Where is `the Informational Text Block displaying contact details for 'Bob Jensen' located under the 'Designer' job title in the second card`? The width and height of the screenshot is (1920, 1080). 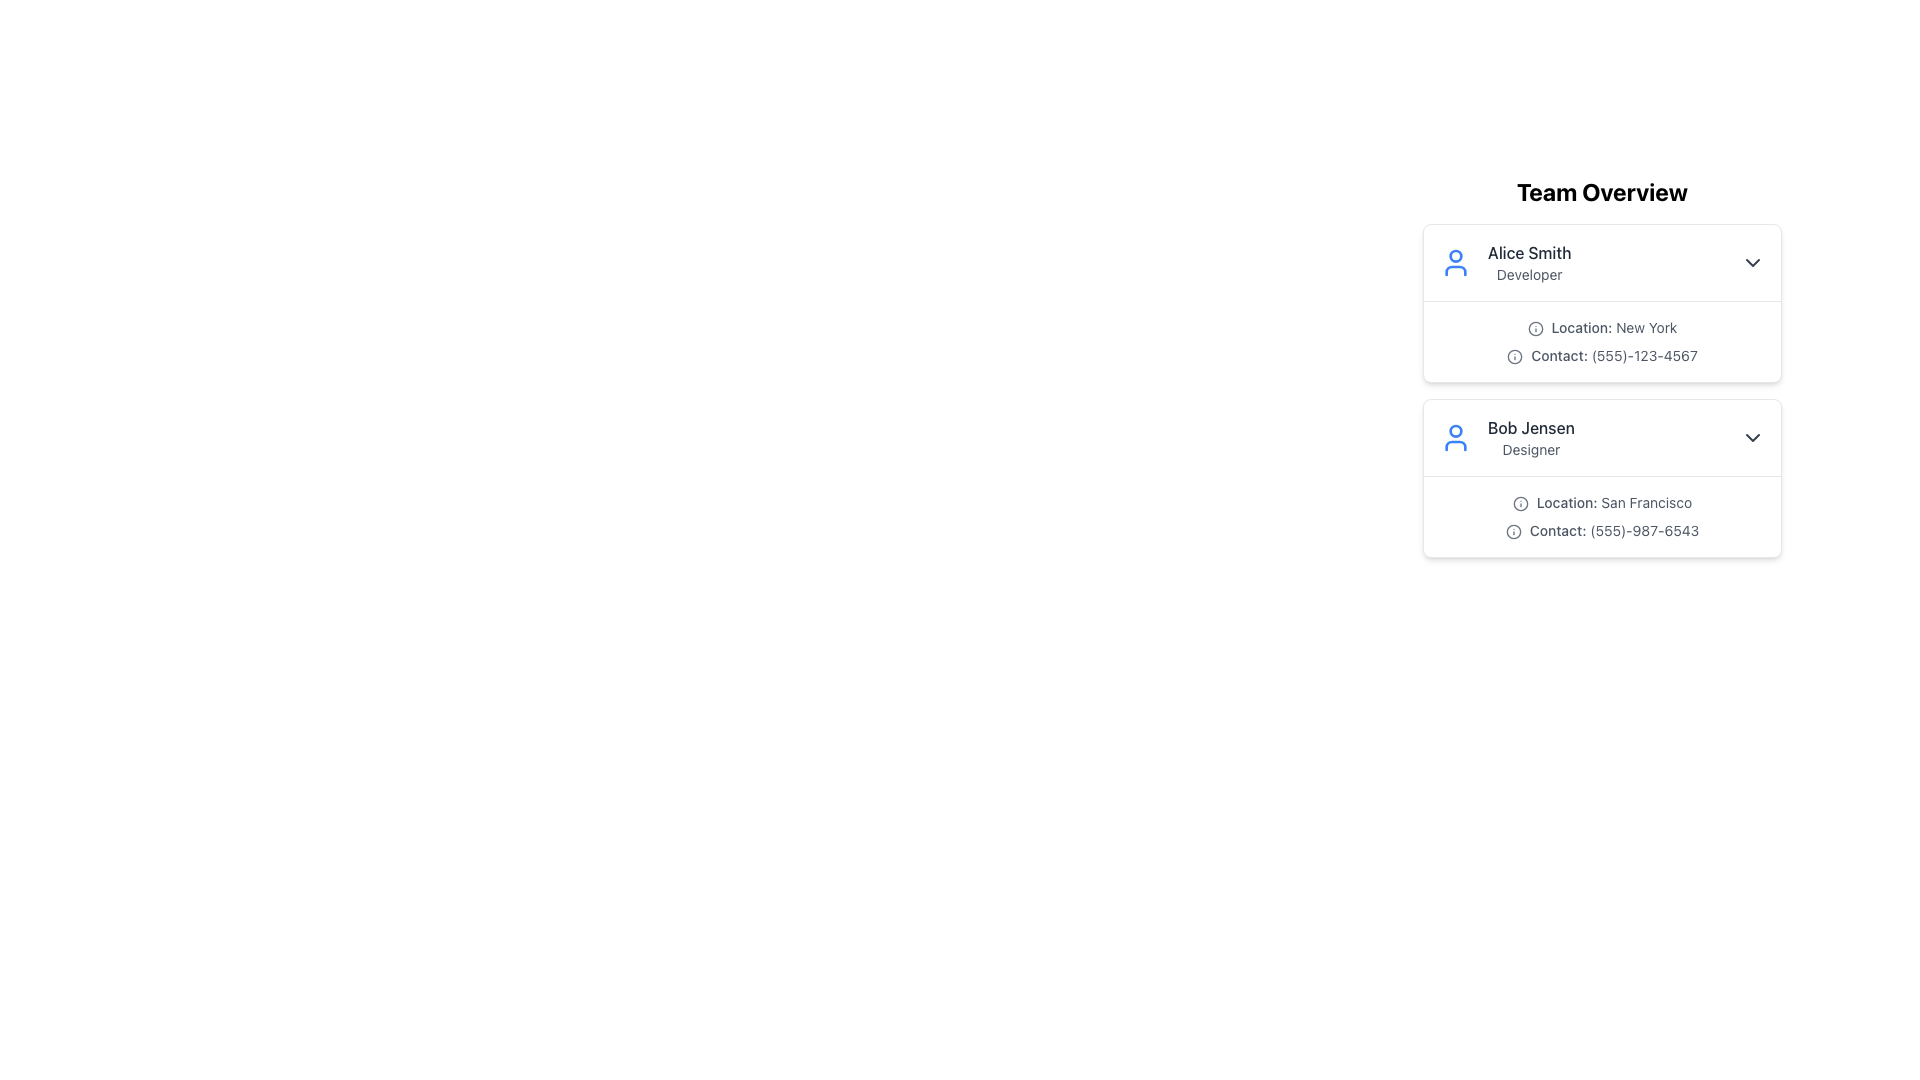
the Informational Text Block displaying contact details for 'Bob Jensen' located under the 'Designer' job title in the second card is located at coordinates (1602, 515).